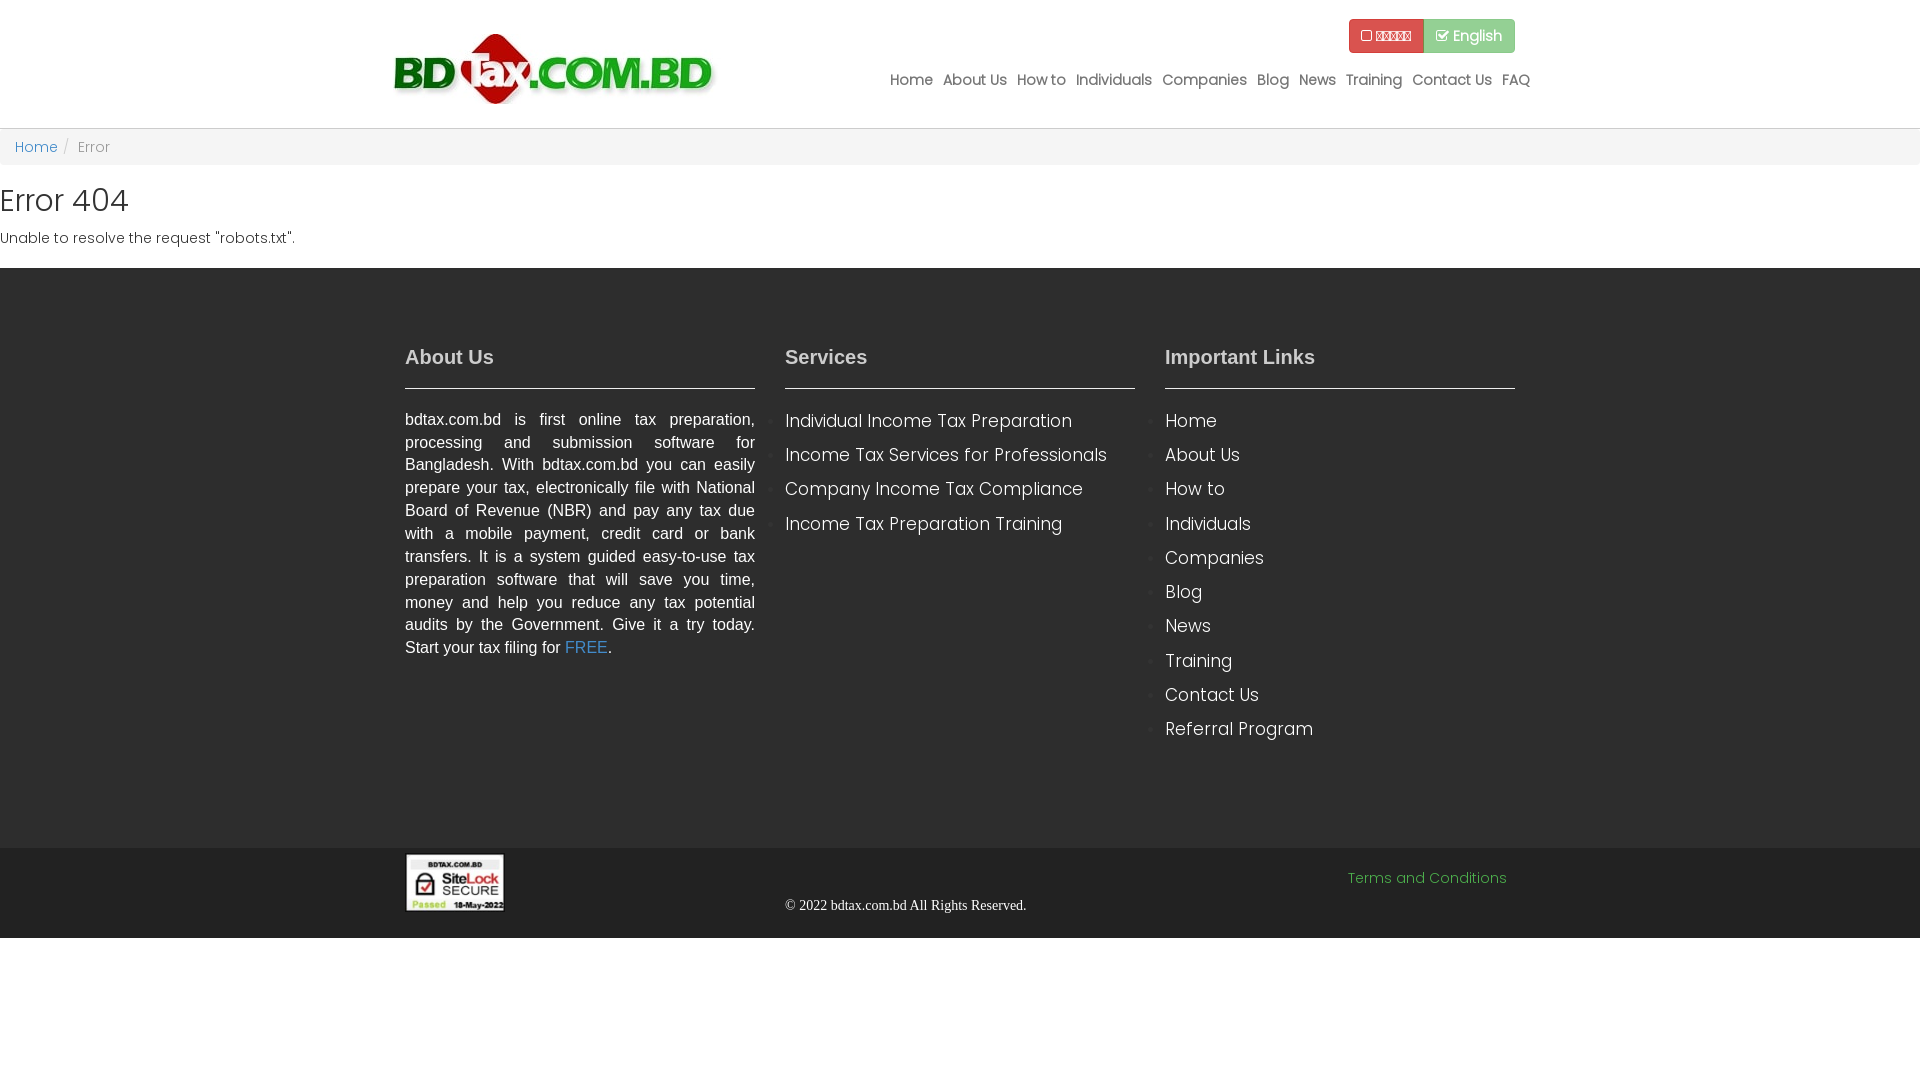 The width and height of the screenshot is (1920, 1080). I want to click on 'Individual Income Tax Preparation', so click(960, 419).